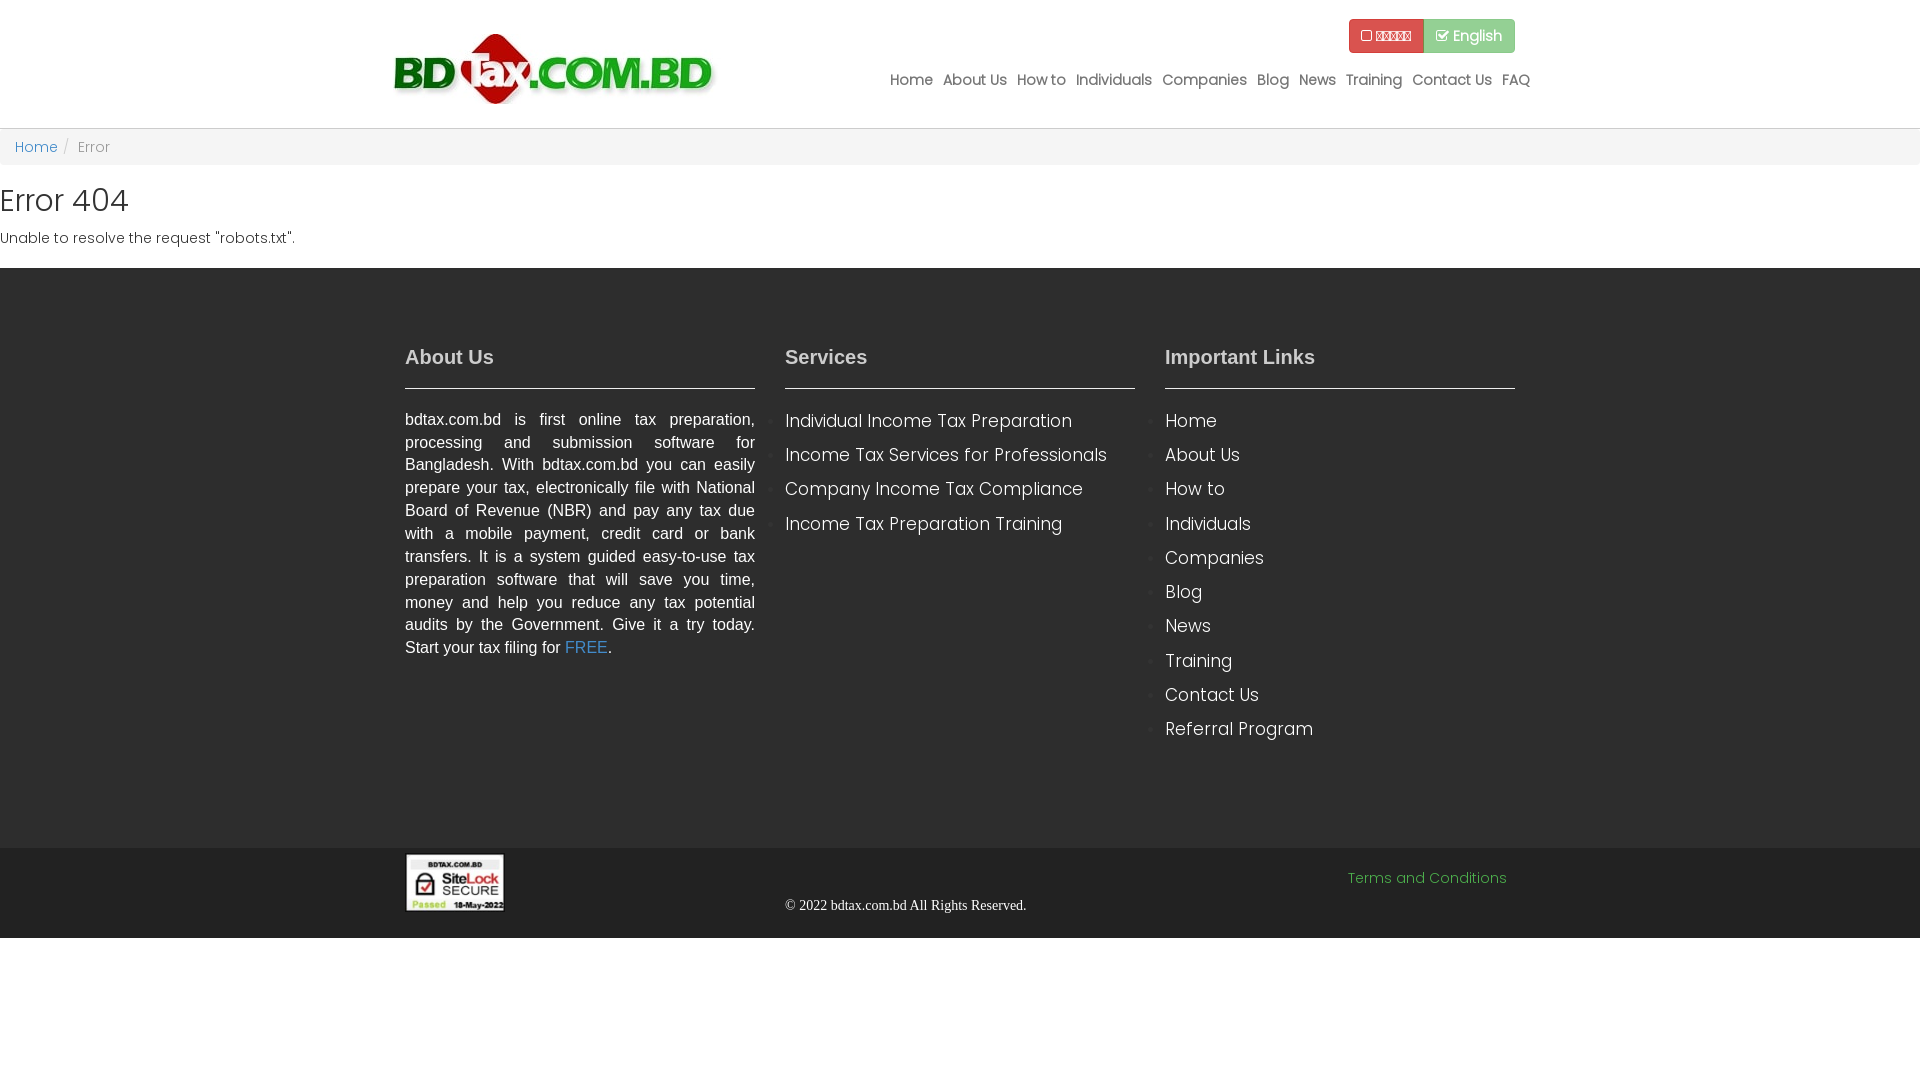 The width and height of the screenshot is (1920, 1080). I want to click on 'Individual Income Tax Preparation', so click(960, 419).